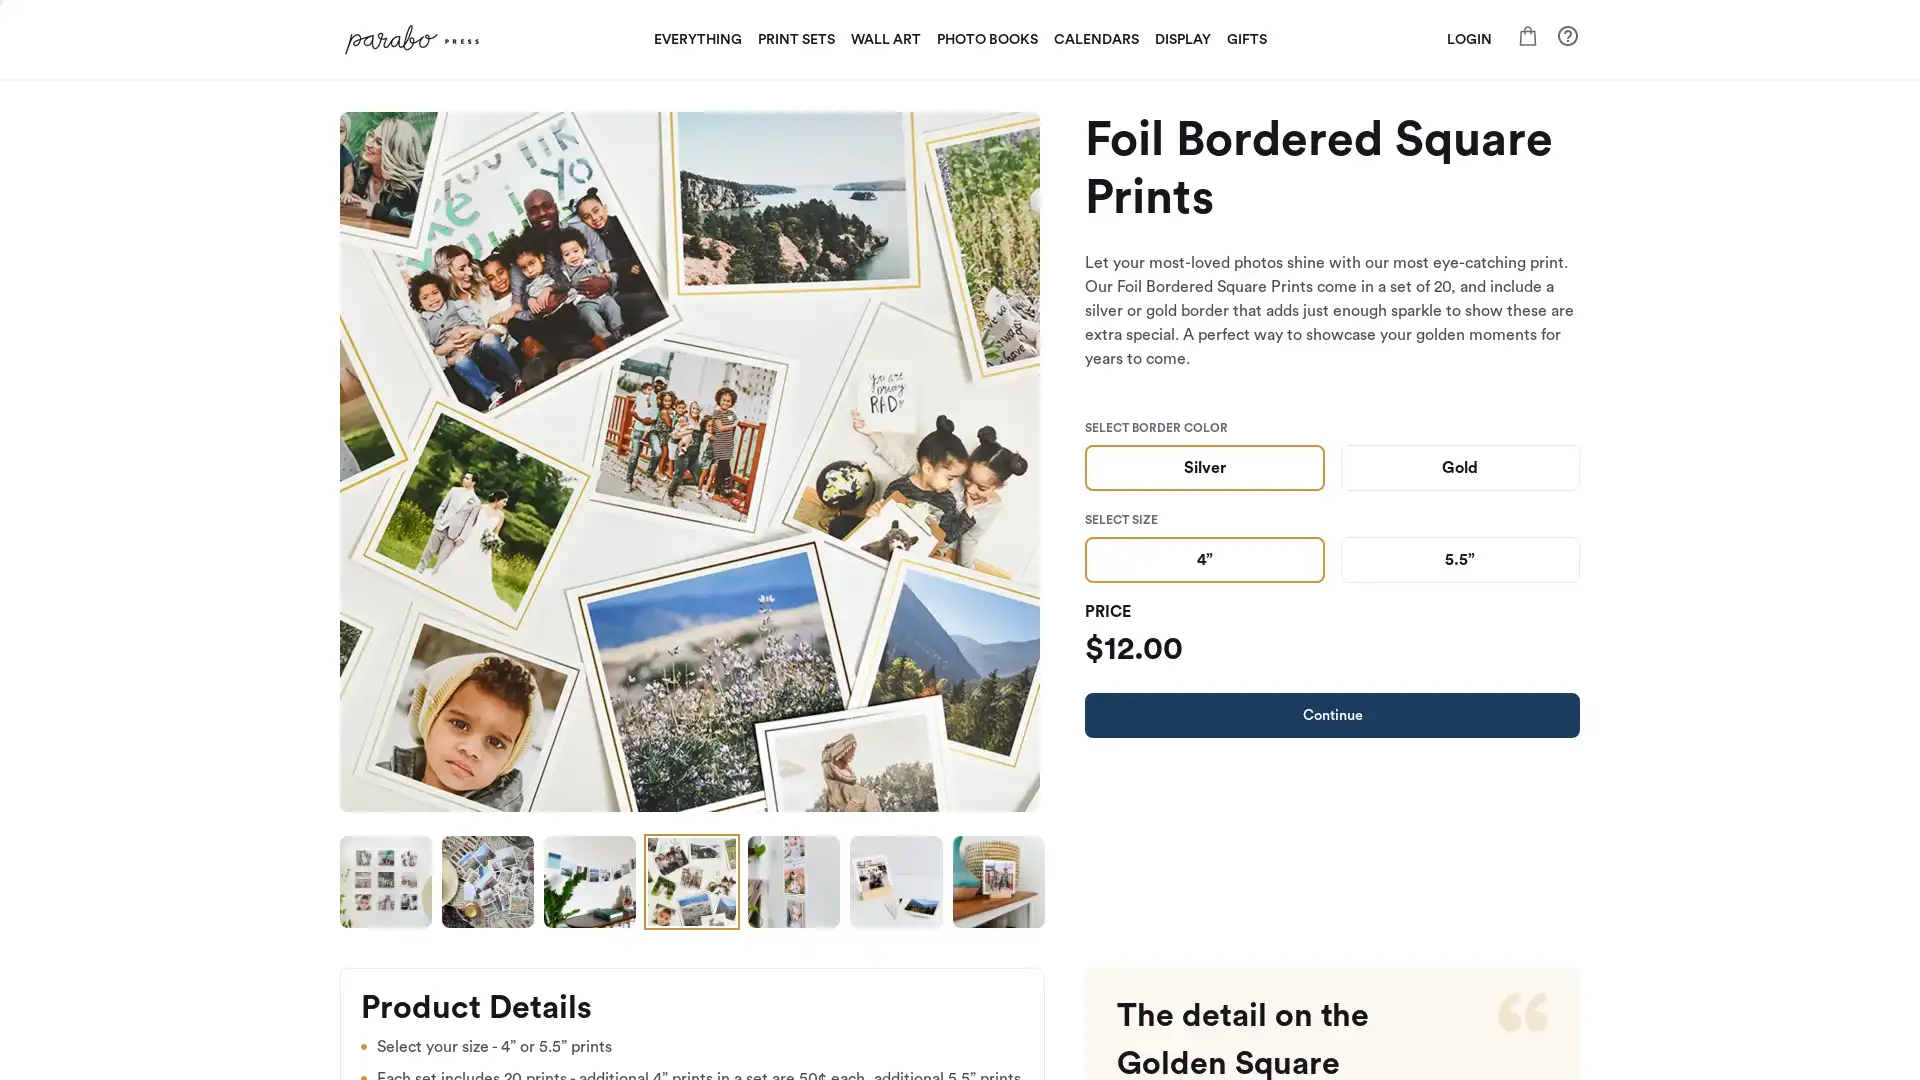 This screenshot has width=1920, height=1080. Describe the element at coordinates (589, 881) in the screenshot. I see `slide dot` at that location.